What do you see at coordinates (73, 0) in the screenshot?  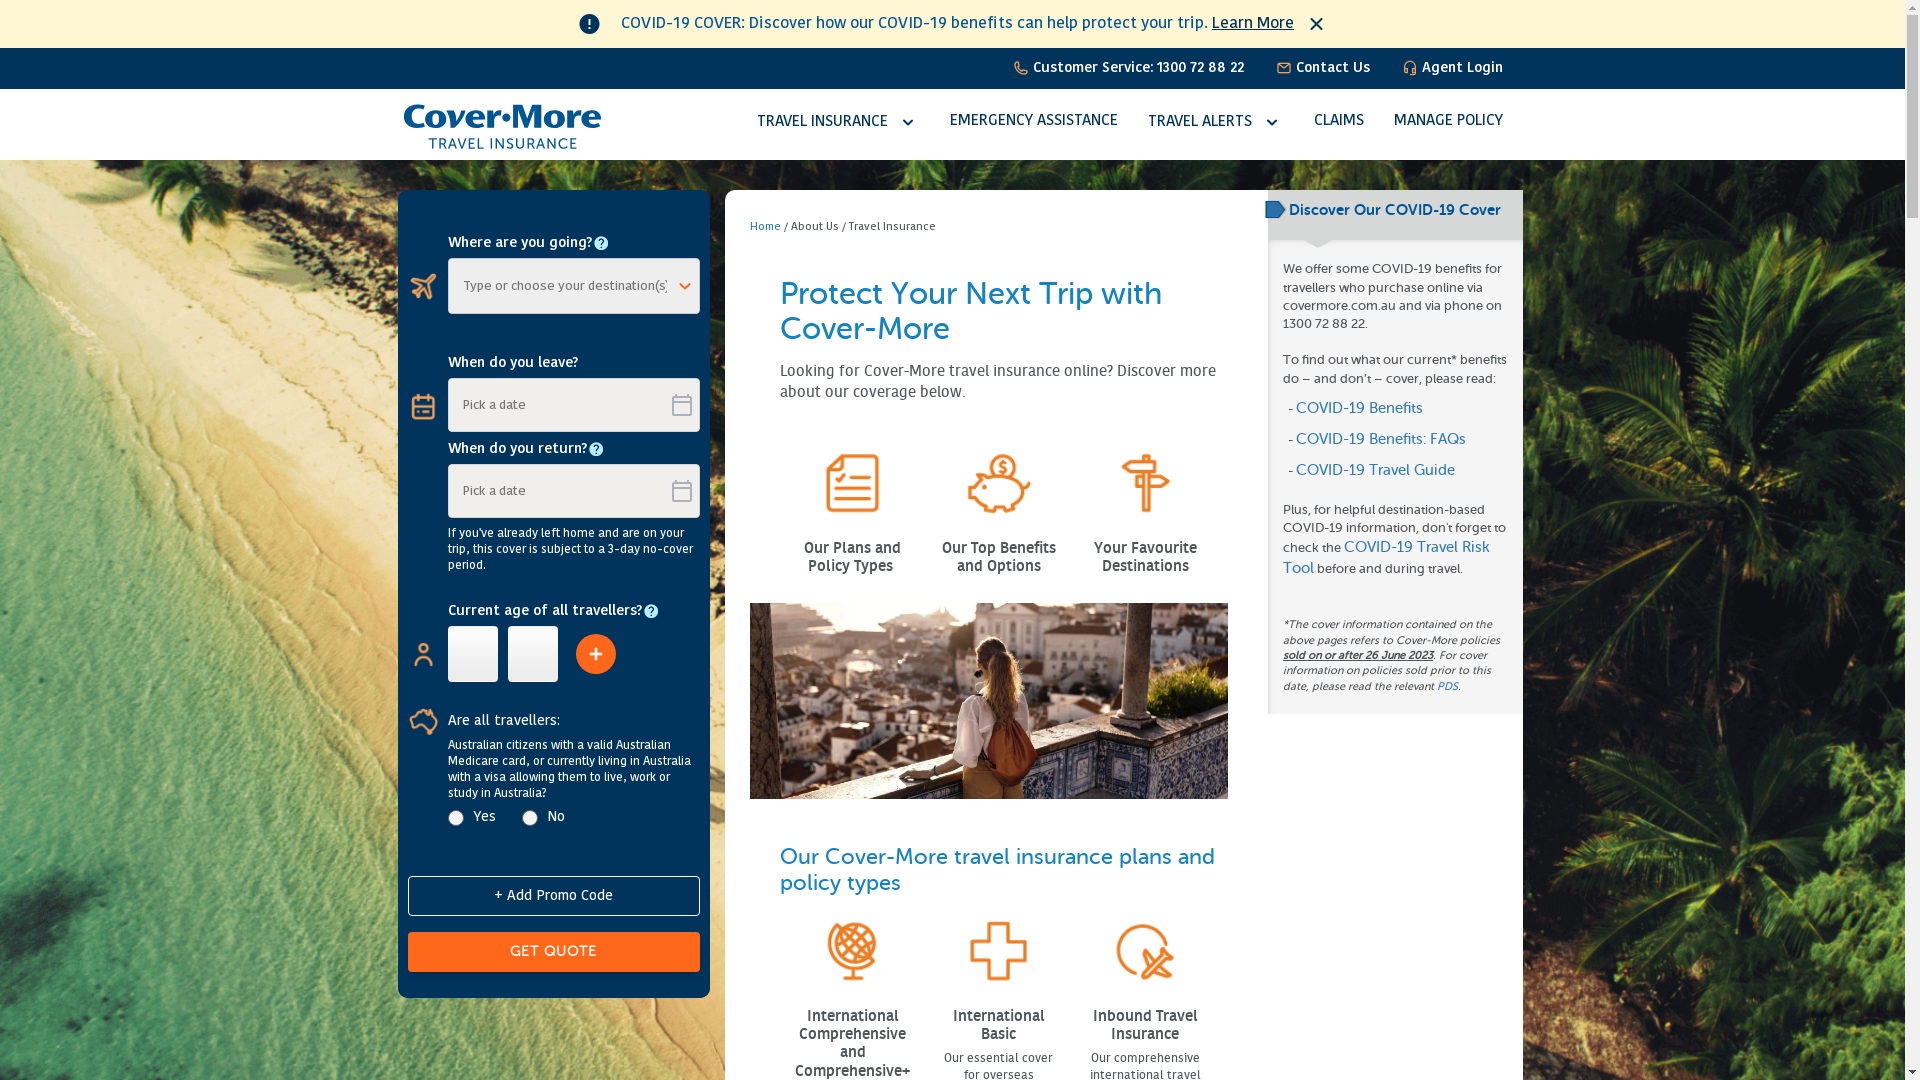 I see `'Skip to main content'` at bounding box center [73, 0].